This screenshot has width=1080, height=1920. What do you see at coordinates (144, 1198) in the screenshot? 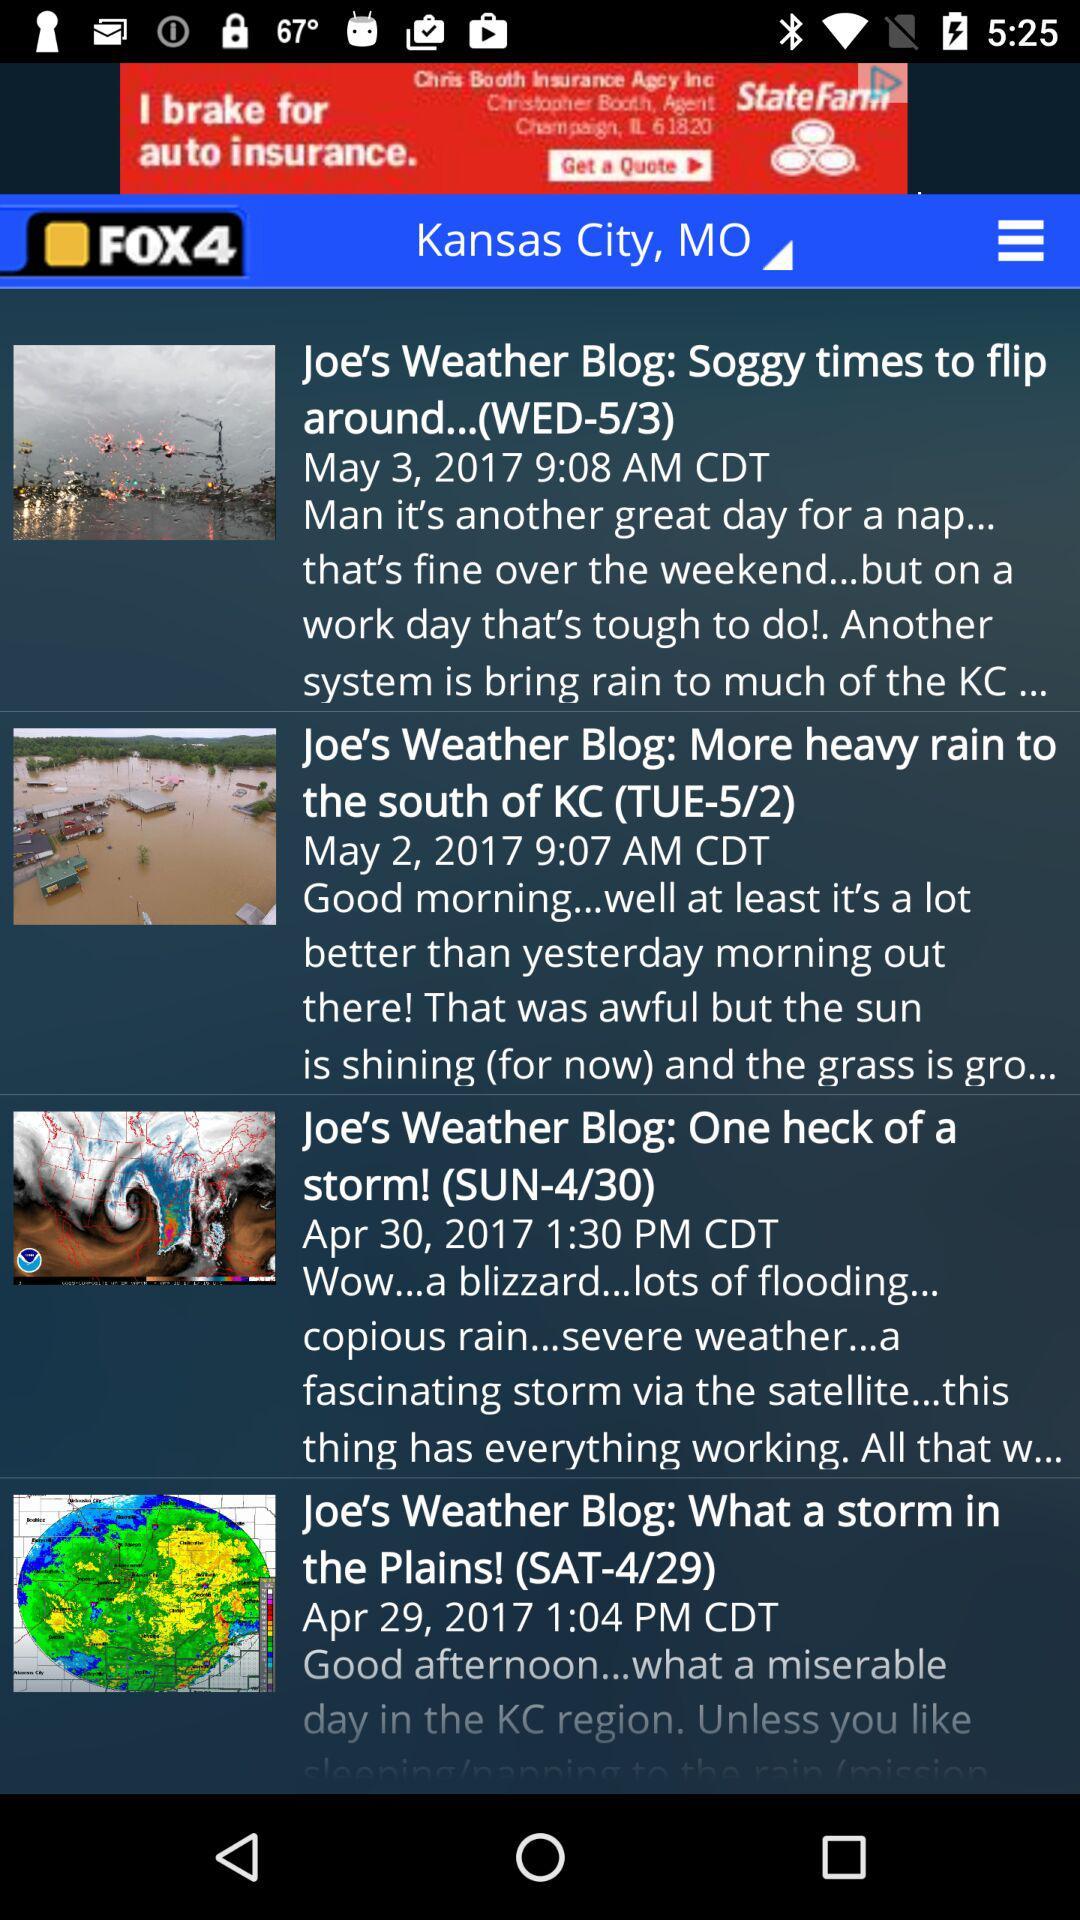
I see `the third image from the top` at bounding box center [144, 1198].